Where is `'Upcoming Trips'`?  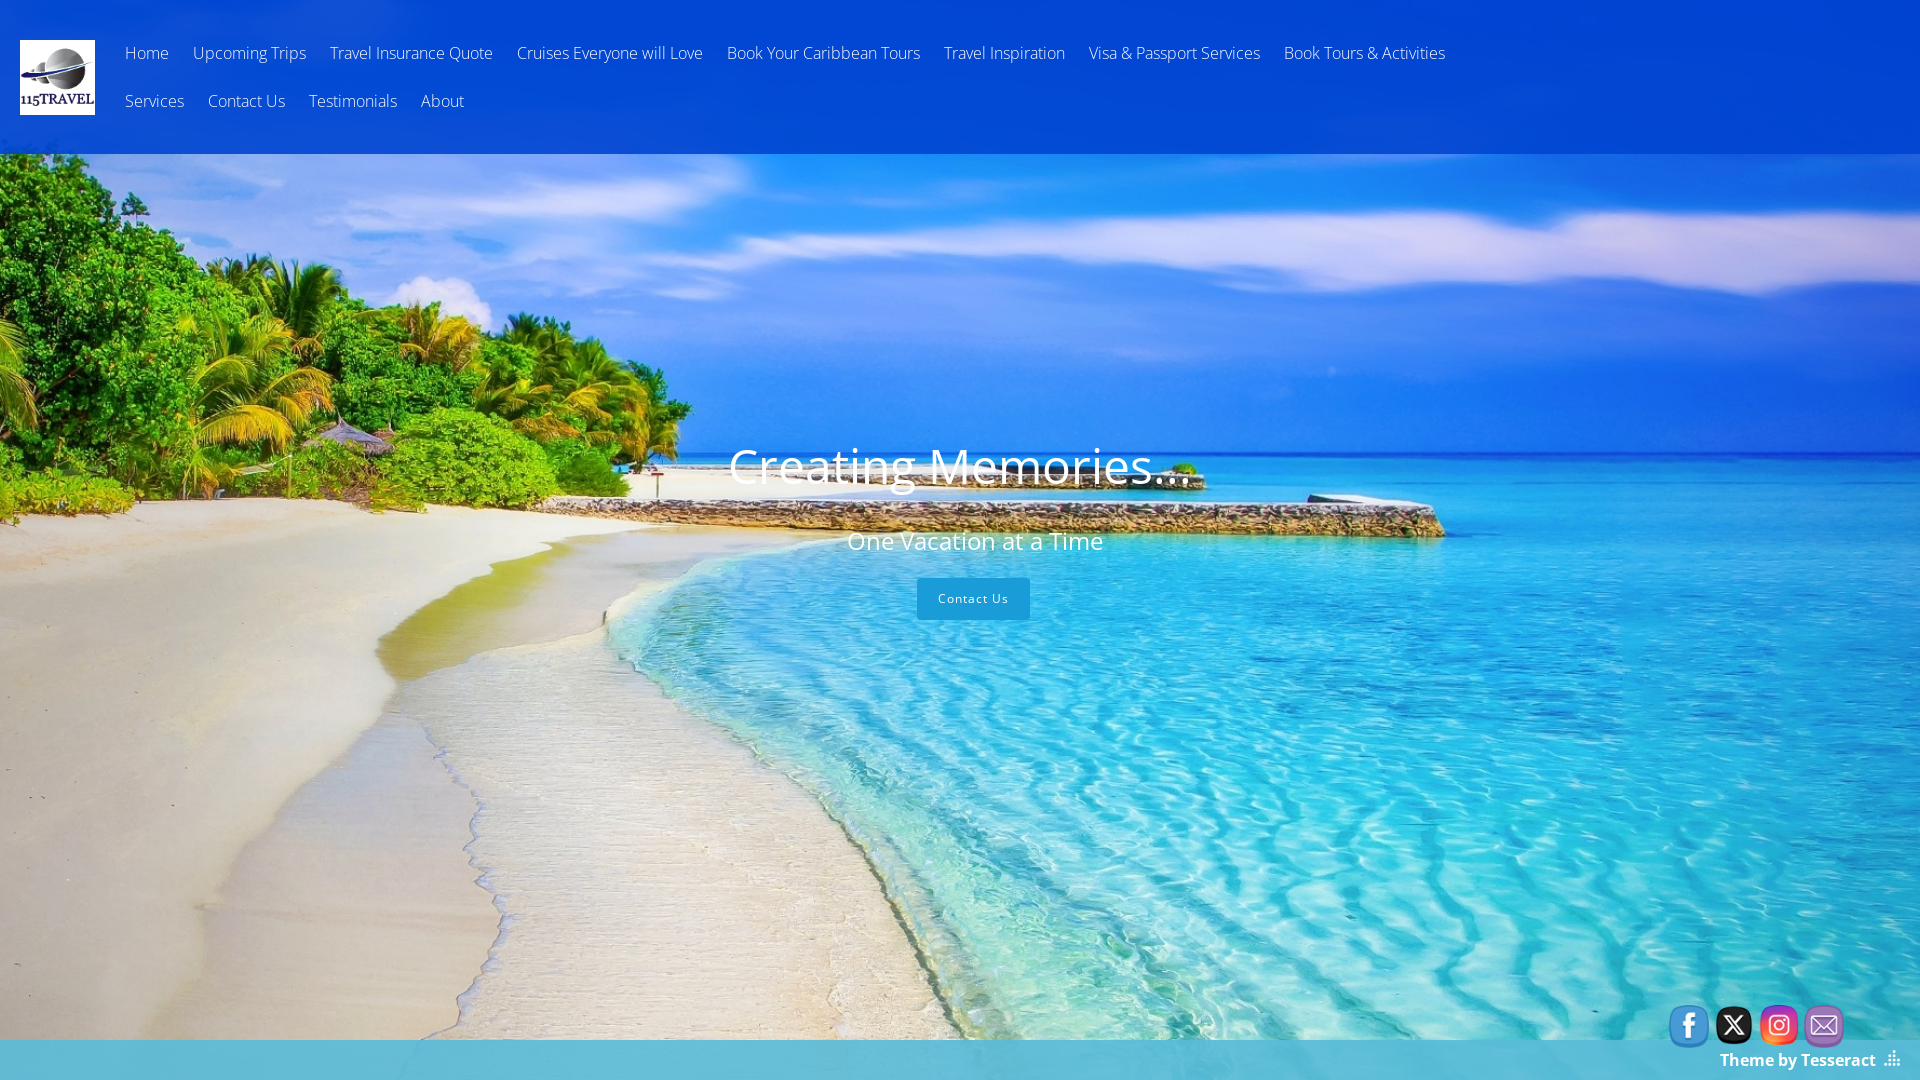
'Upcoming Trips' is located at coordinates (248, 52).